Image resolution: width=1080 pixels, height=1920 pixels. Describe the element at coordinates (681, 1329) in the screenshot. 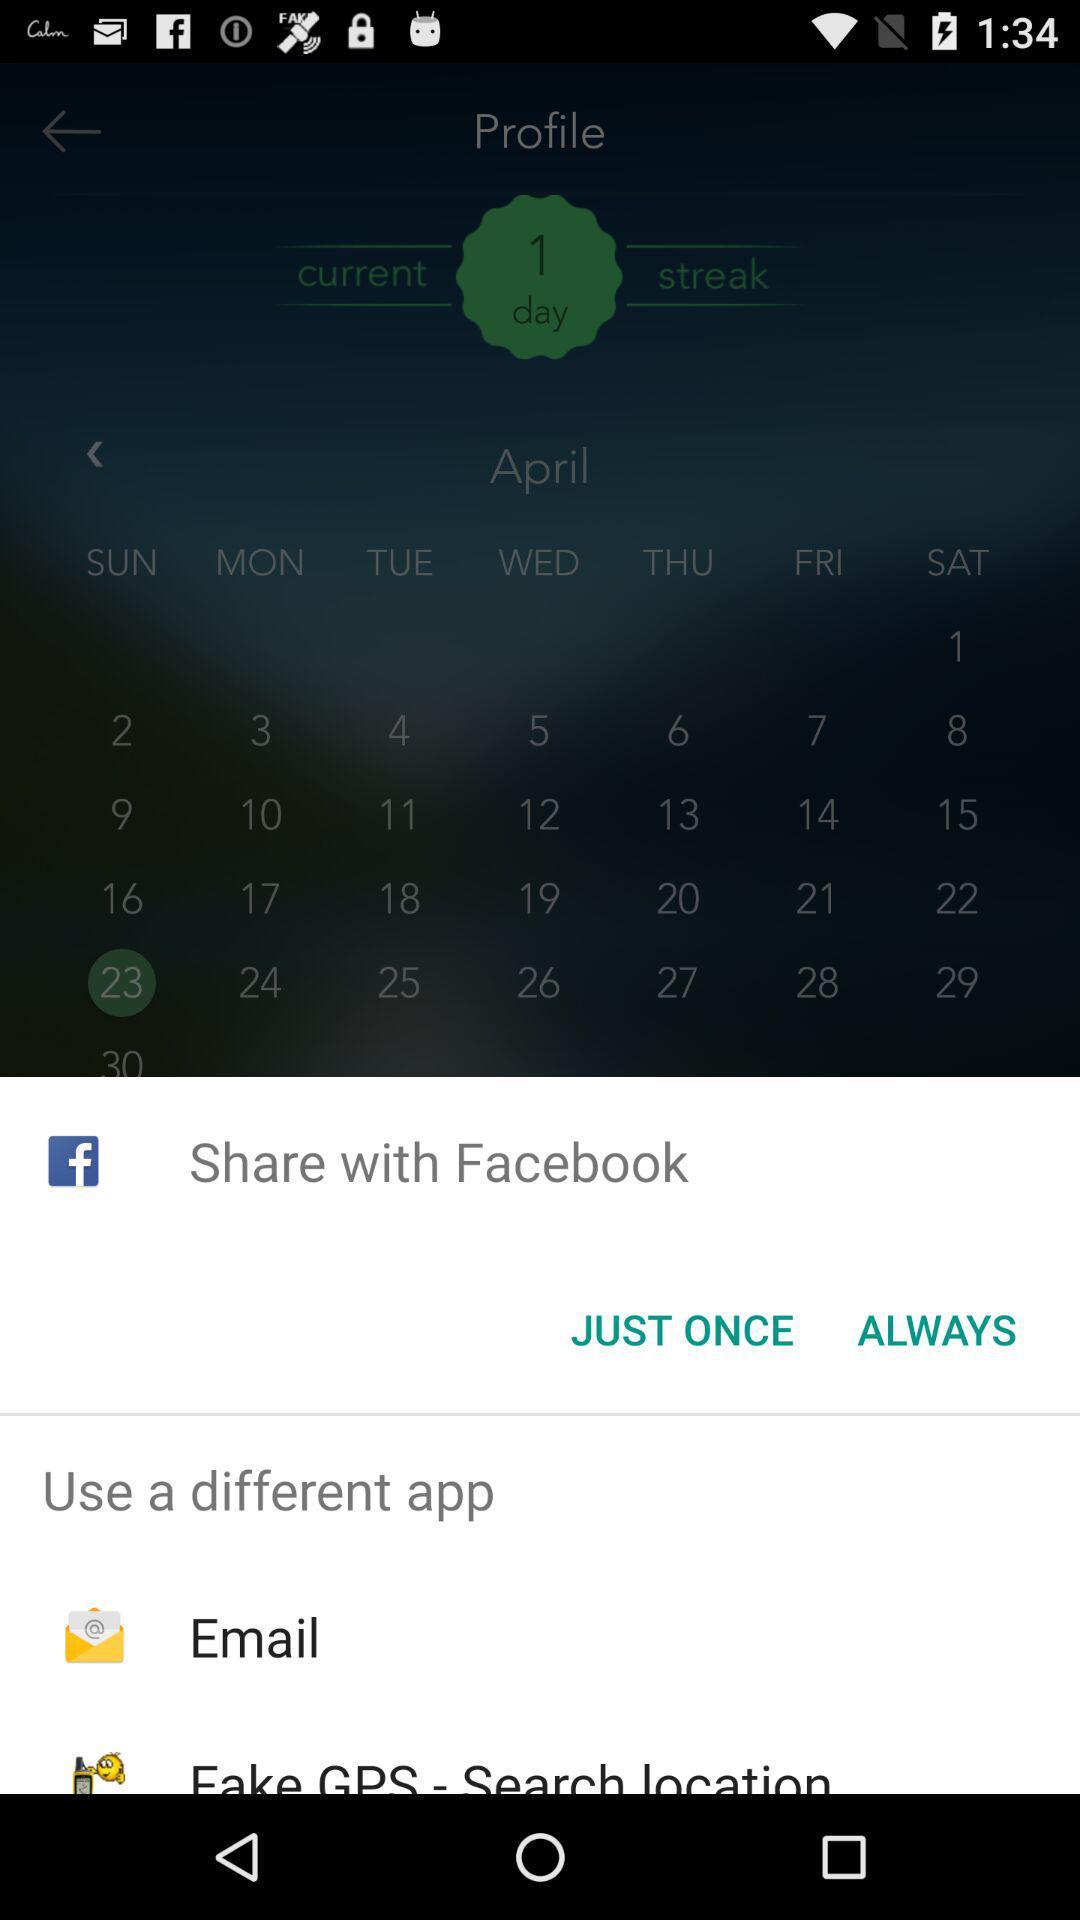

I see `button to the left of always item` at that location.